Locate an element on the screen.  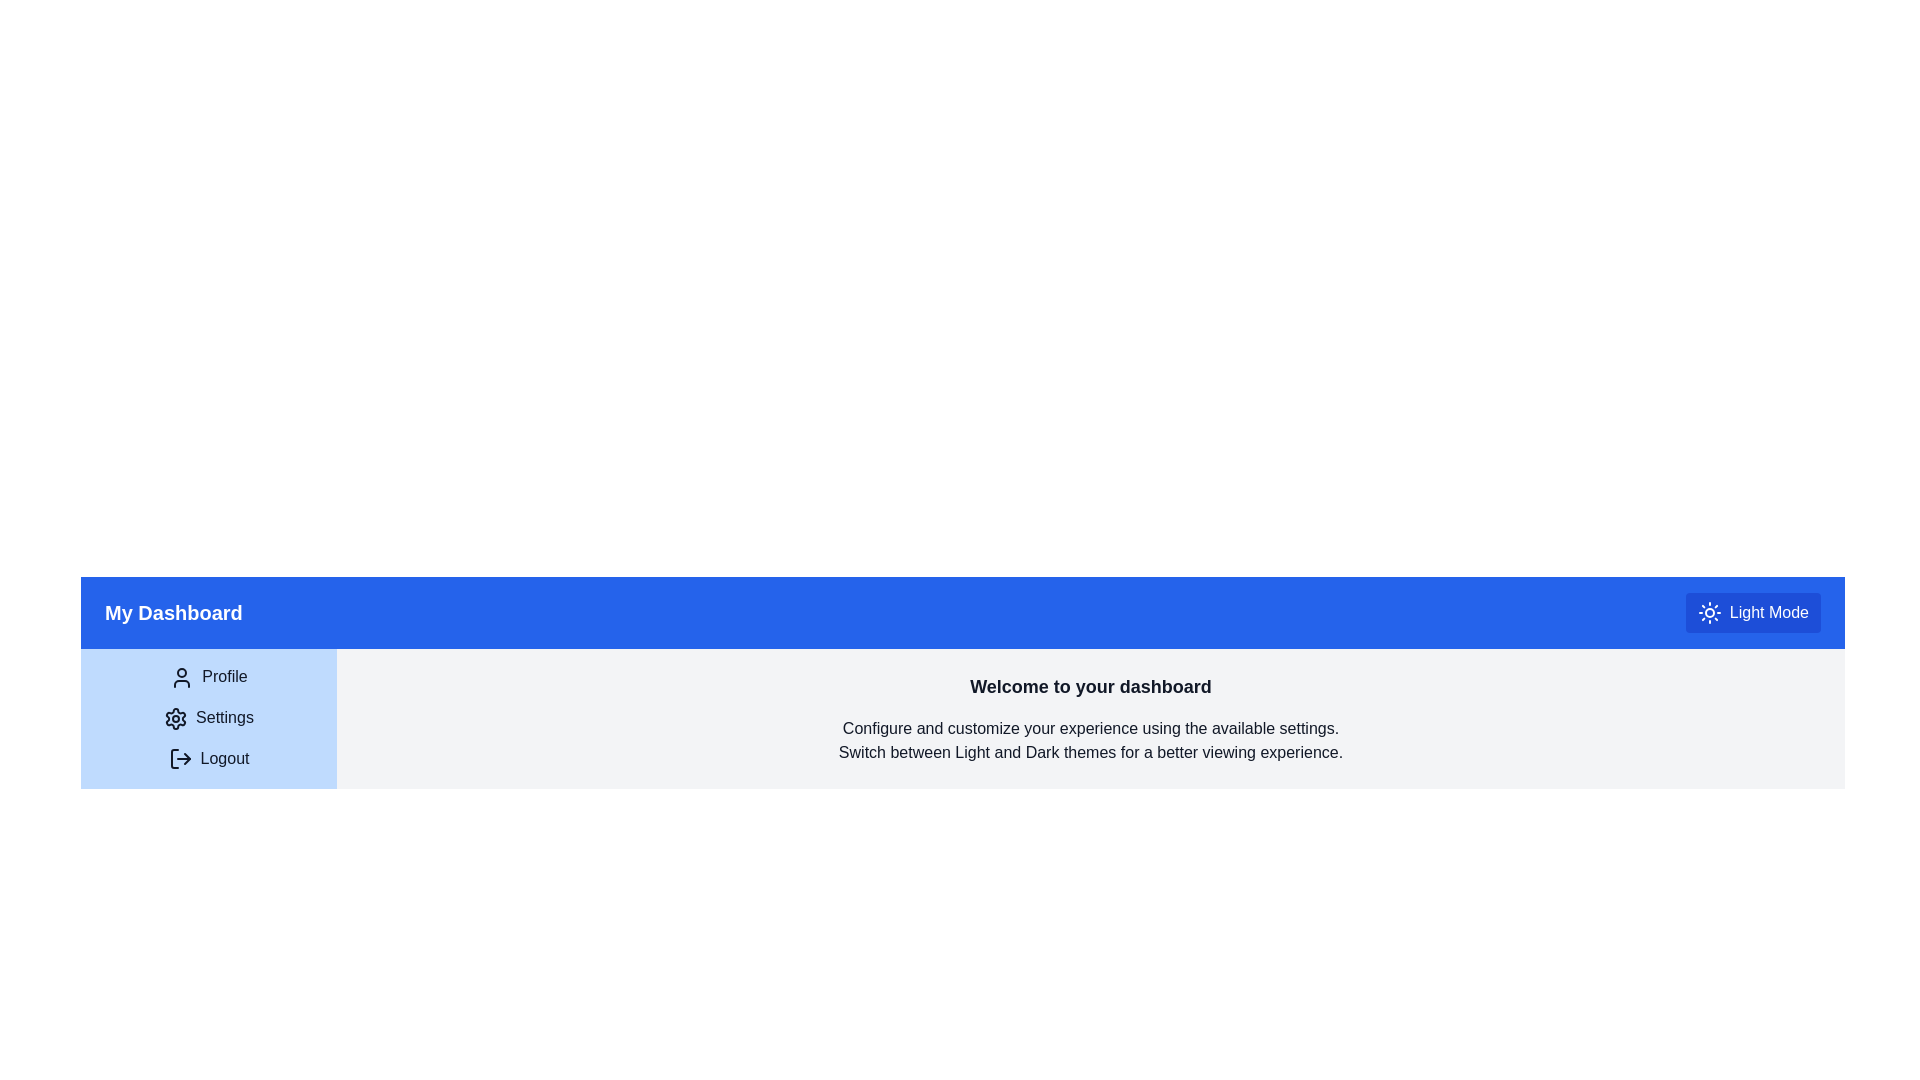
informational text label located below the 'Configure and customize your experience using the available settings.' text, which provides context regarding theme switching options is located at coordinates (1089, 752).